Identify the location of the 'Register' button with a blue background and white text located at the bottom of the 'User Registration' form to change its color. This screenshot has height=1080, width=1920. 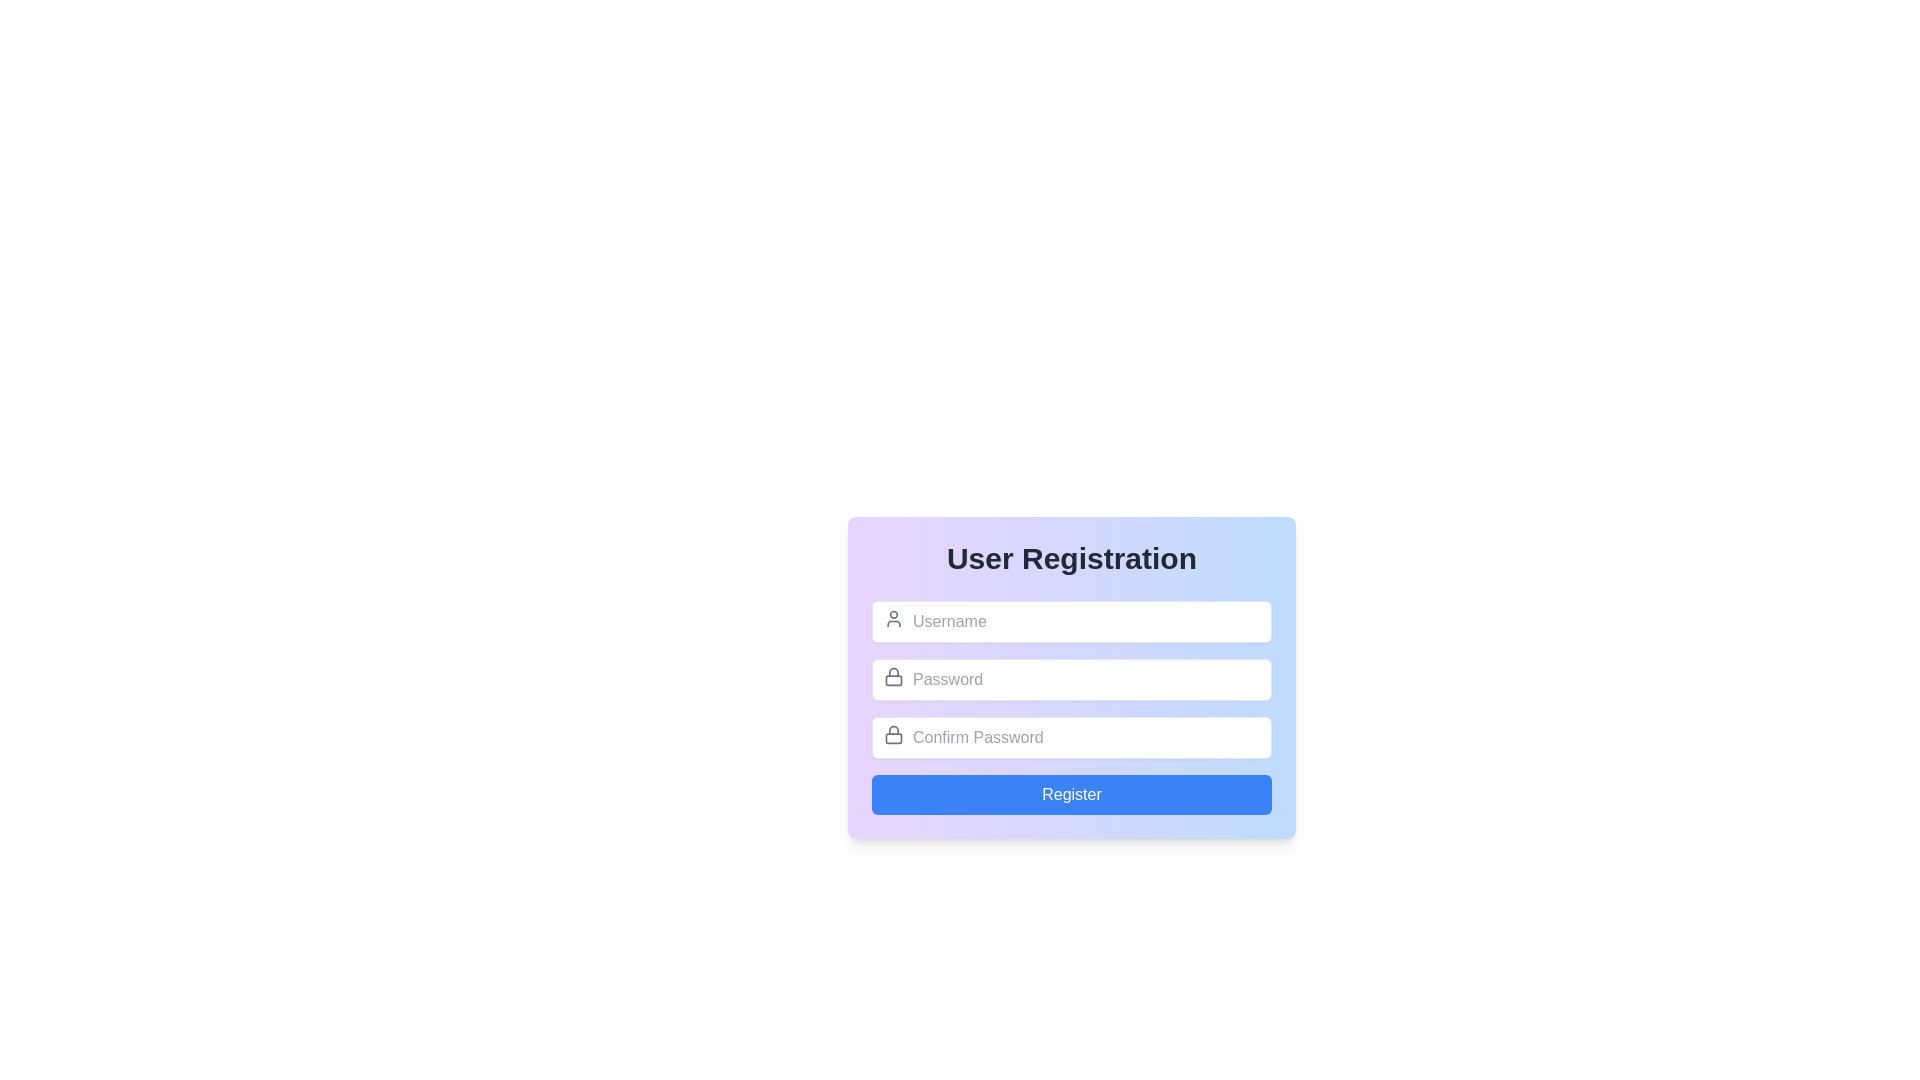
(1070, 793).